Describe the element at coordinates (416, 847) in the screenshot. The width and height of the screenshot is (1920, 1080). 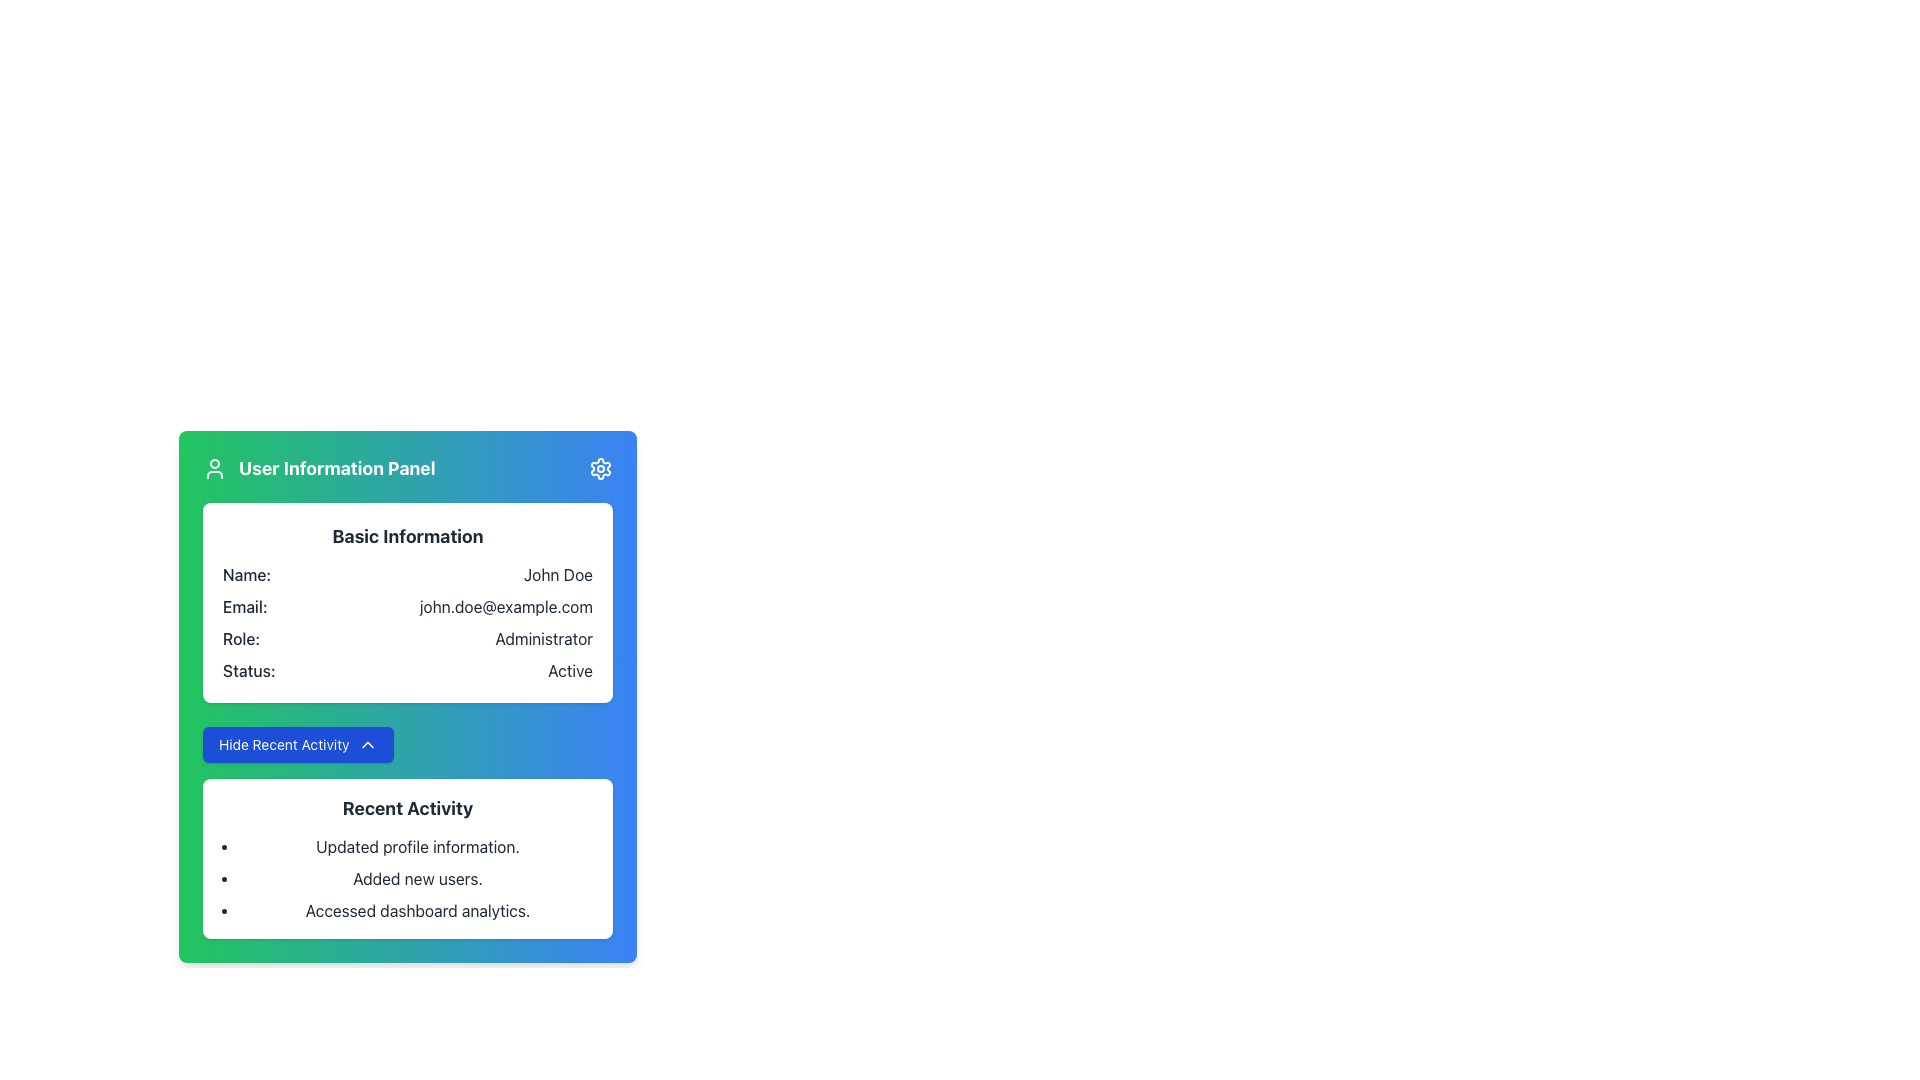
I see `text of the first item in the Recent Activity section, which says 'Updated profile information.'` at that location.